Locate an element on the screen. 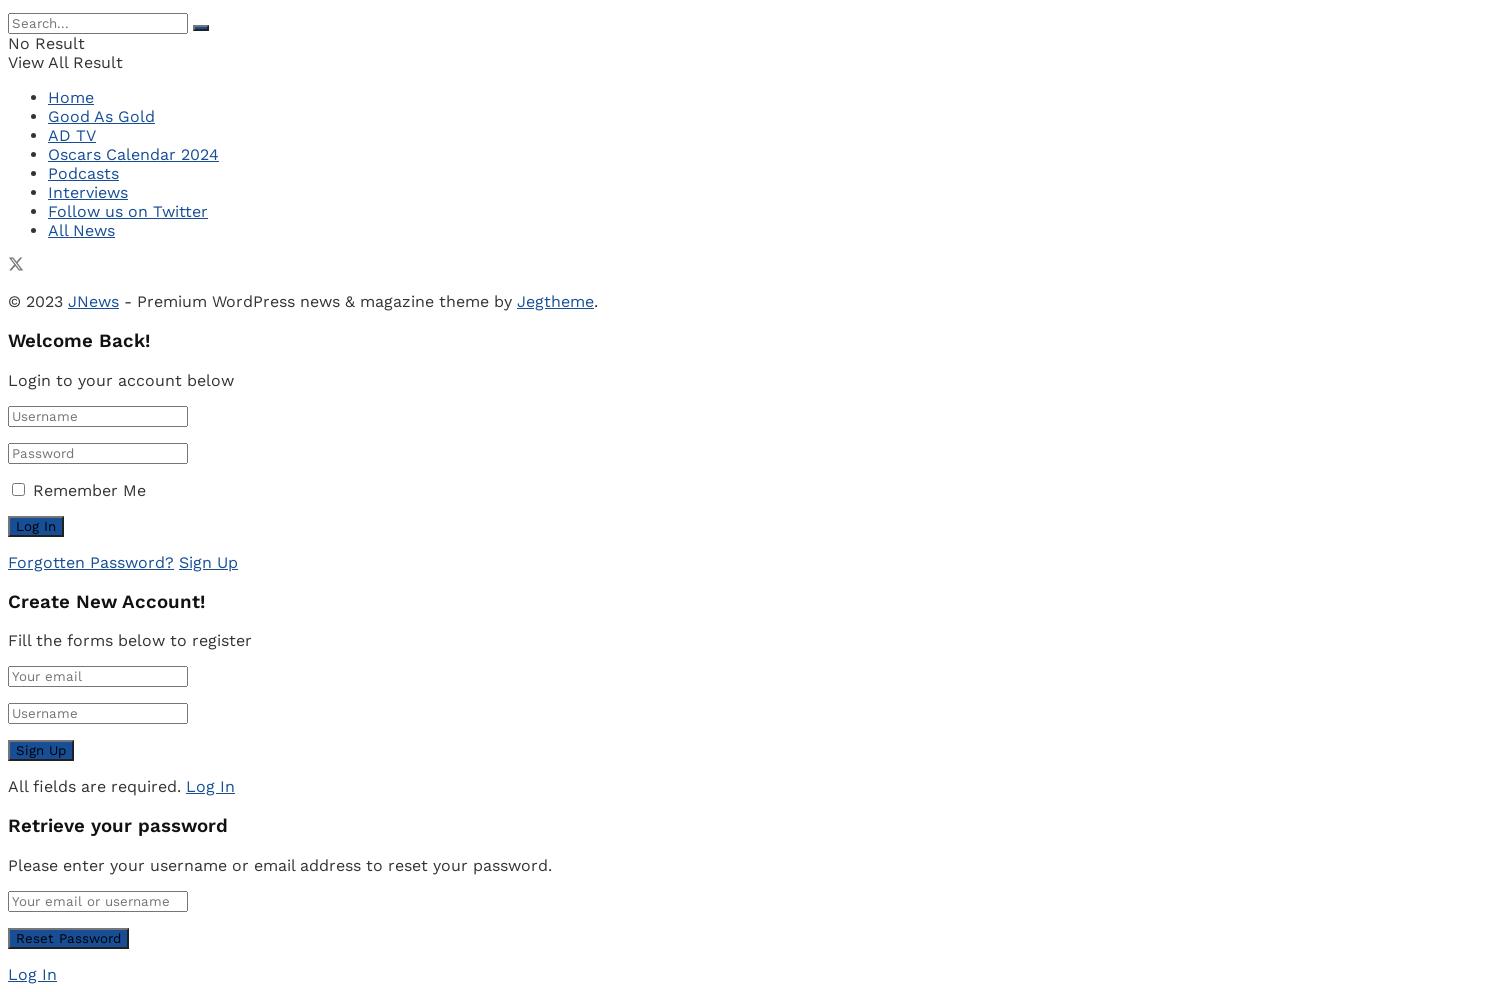 This screenshot has width=1500, height=992. 'Home' is located at coordinates (69, 96).